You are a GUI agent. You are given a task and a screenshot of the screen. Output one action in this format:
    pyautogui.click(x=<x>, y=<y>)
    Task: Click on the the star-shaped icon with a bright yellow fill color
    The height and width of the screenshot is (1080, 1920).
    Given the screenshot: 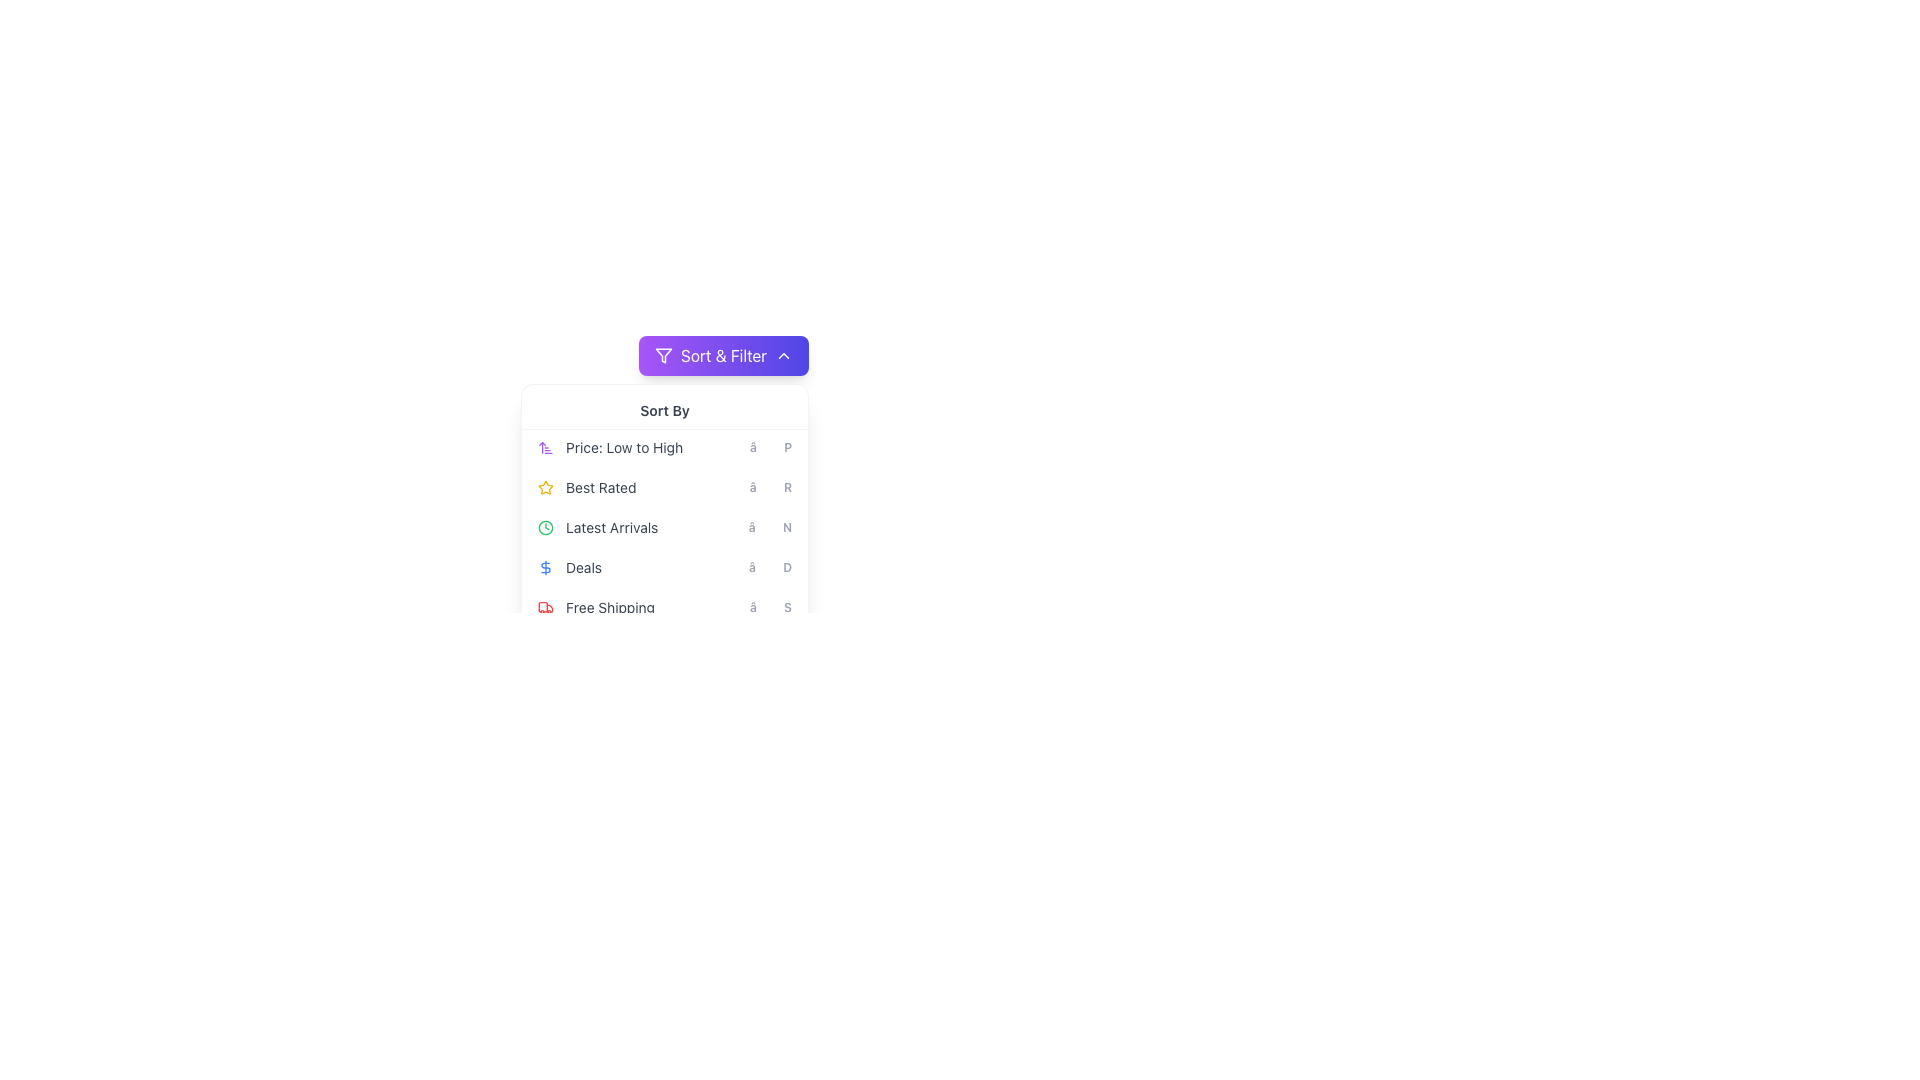 What is the action you would take?
    pyautogui.click(x=546, y=487)
    